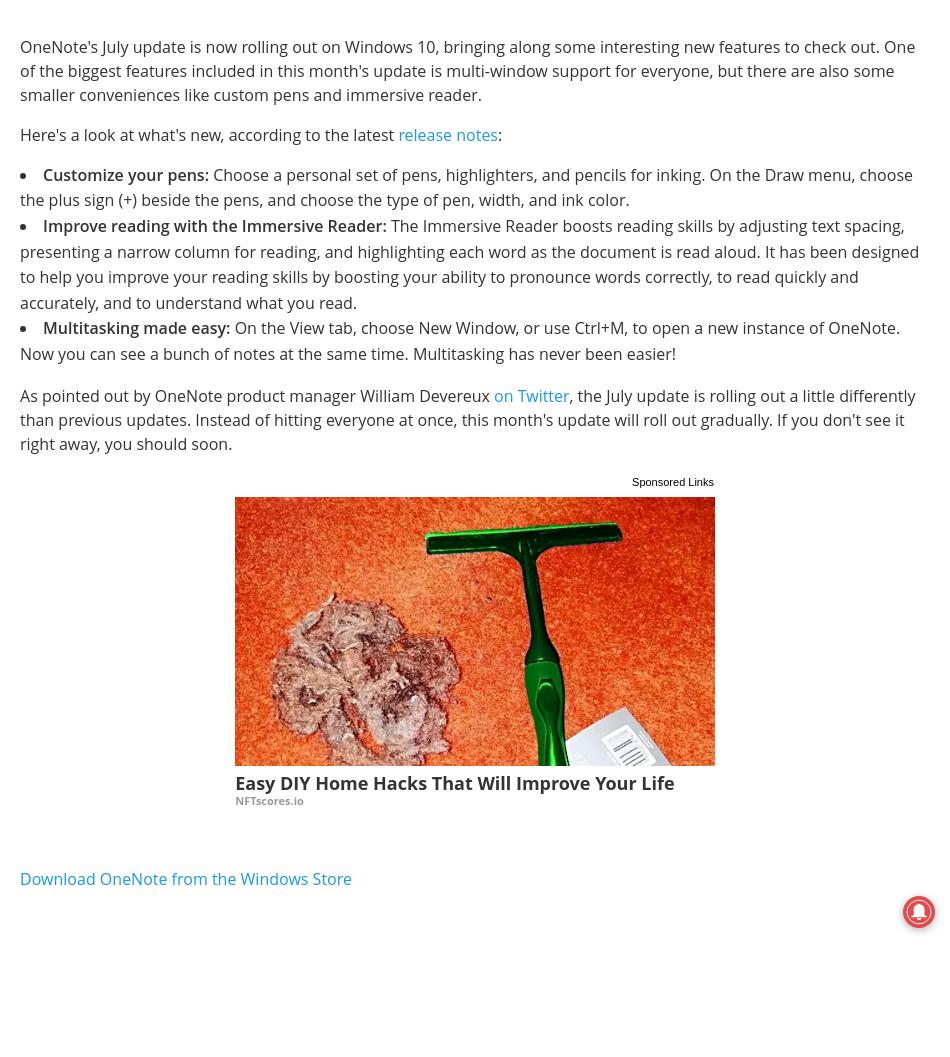 This screenshot has height=1057, width=950. I want to click on ', the July update is rolling out a little differently than previous updates. Instead of hitting everyone at once, this month's update will roll out gradually. If you don't see it right away, you should soon.', so click(466, 417).